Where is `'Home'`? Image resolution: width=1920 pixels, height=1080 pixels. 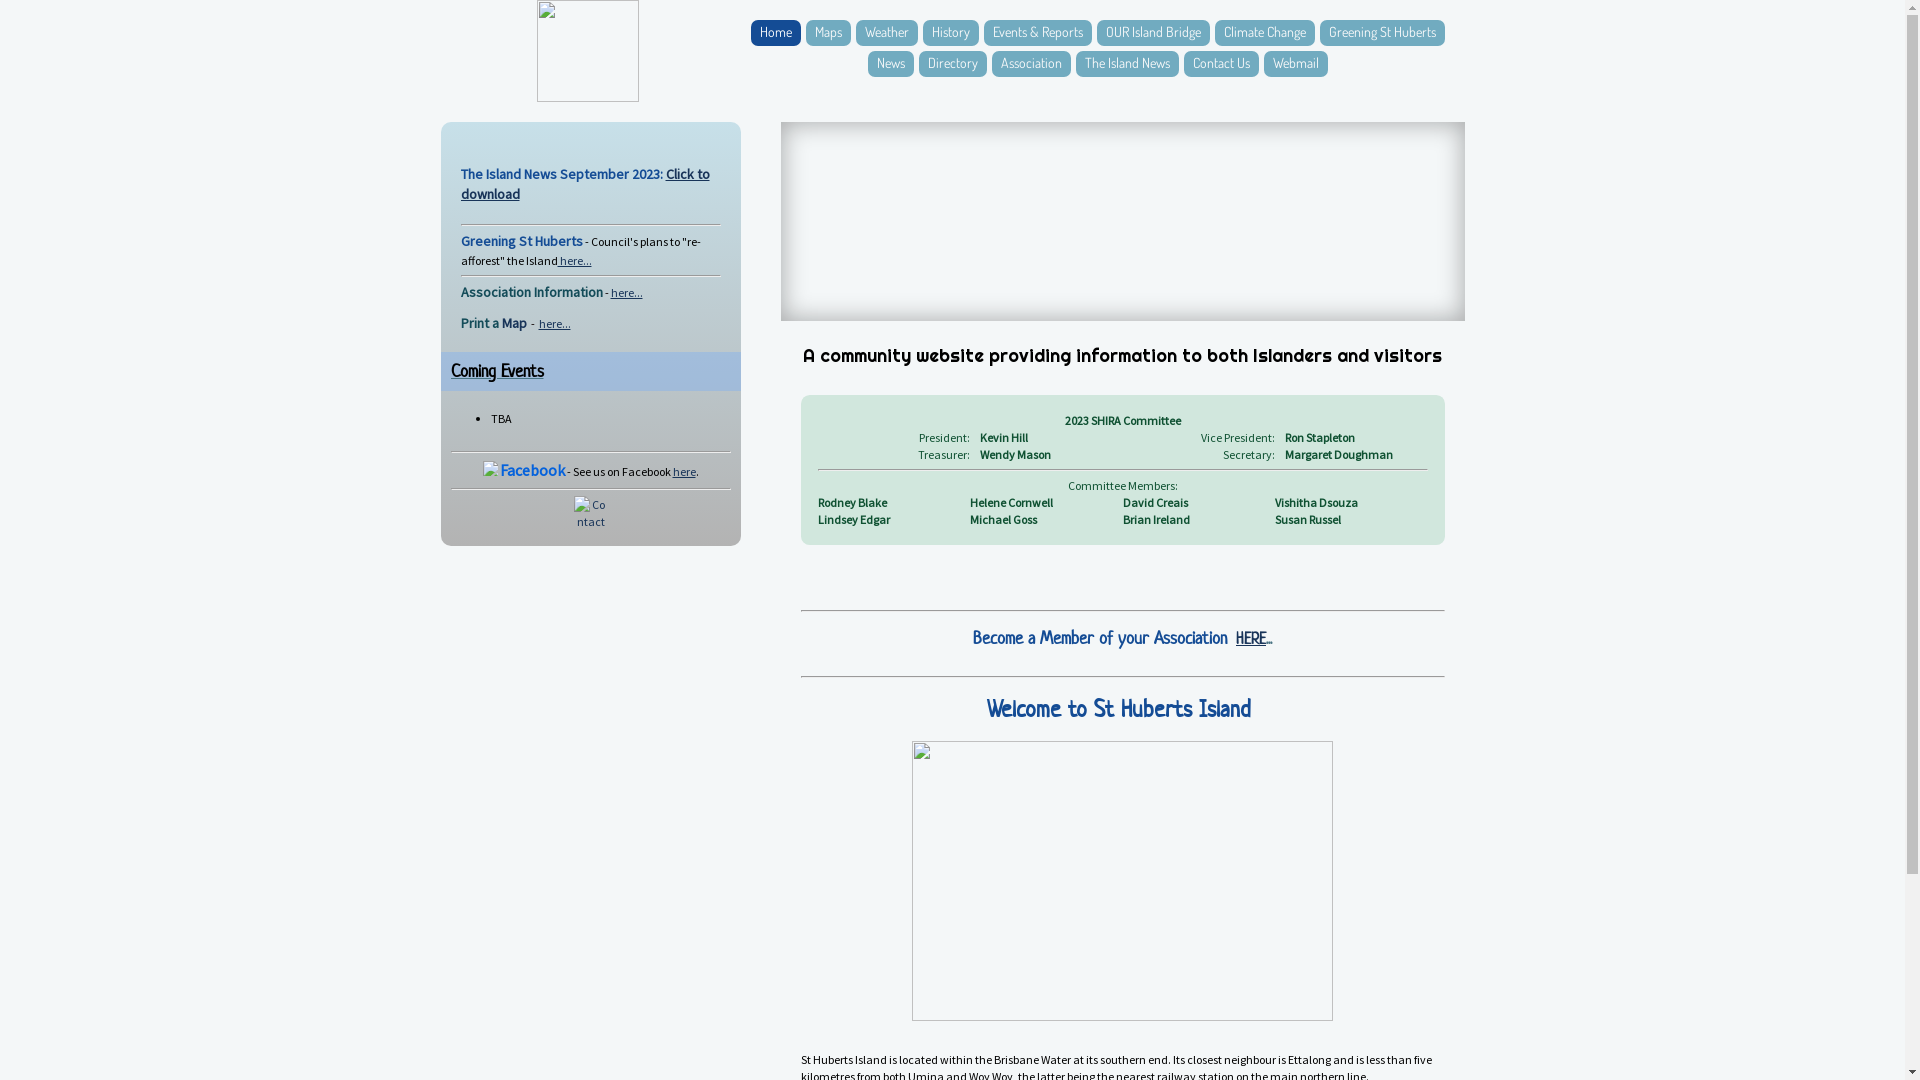
'Home' is located at coordinates (773, 33).